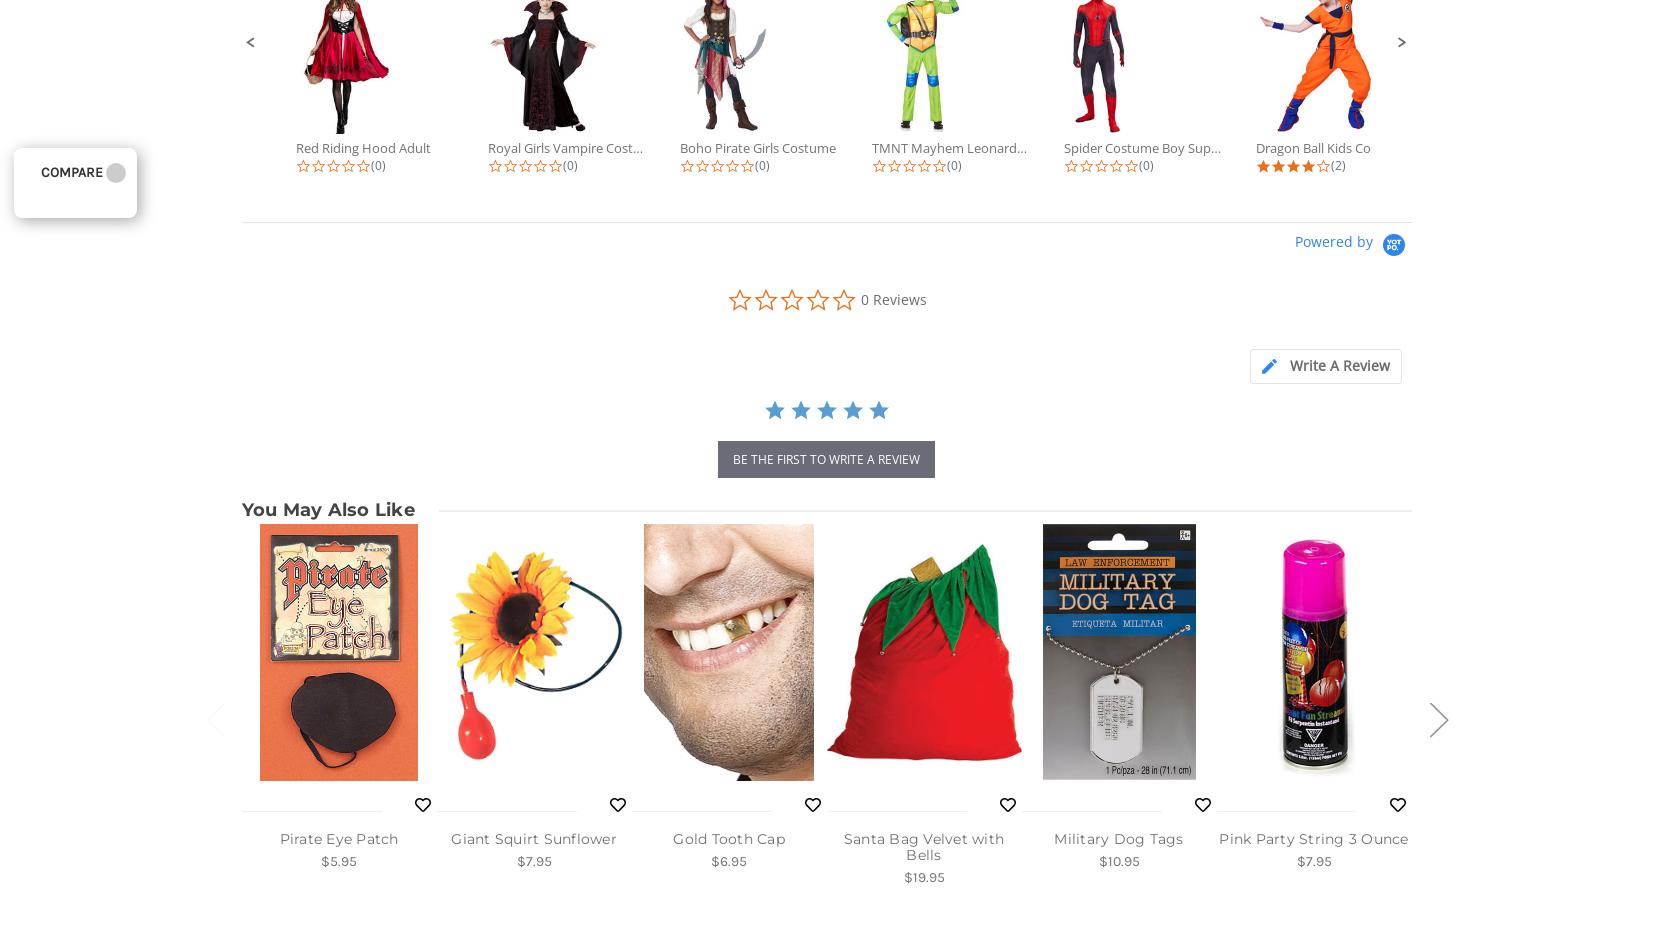 Image resolution: width=1653 pixels, height=936 pixels. What do you see at coordinates (1330, 164) in the screenshot?
I see `'(2)'` at bounding box center [1330, 164].